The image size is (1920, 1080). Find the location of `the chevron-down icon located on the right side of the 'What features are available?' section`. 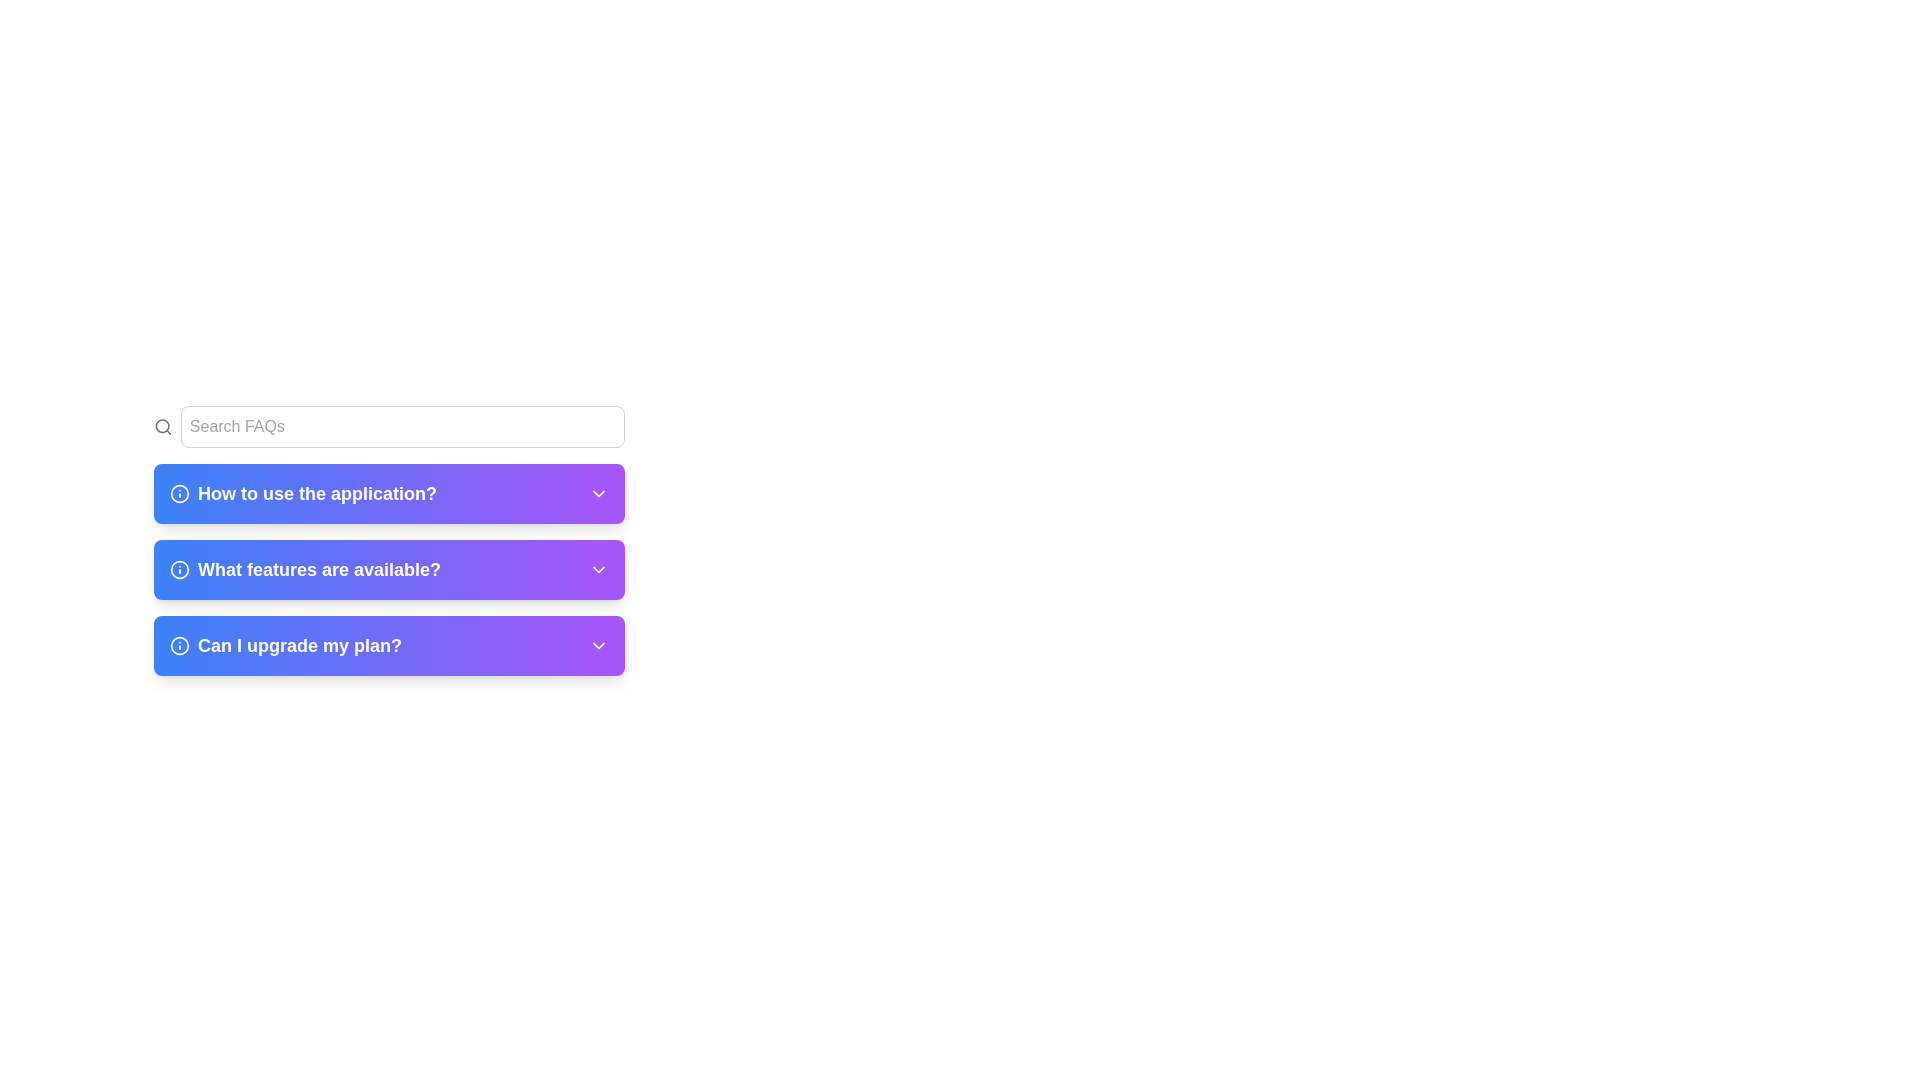

the chevron-down icon located on the right side of the 'What features are available?' section is located at coordinates (598, 570).